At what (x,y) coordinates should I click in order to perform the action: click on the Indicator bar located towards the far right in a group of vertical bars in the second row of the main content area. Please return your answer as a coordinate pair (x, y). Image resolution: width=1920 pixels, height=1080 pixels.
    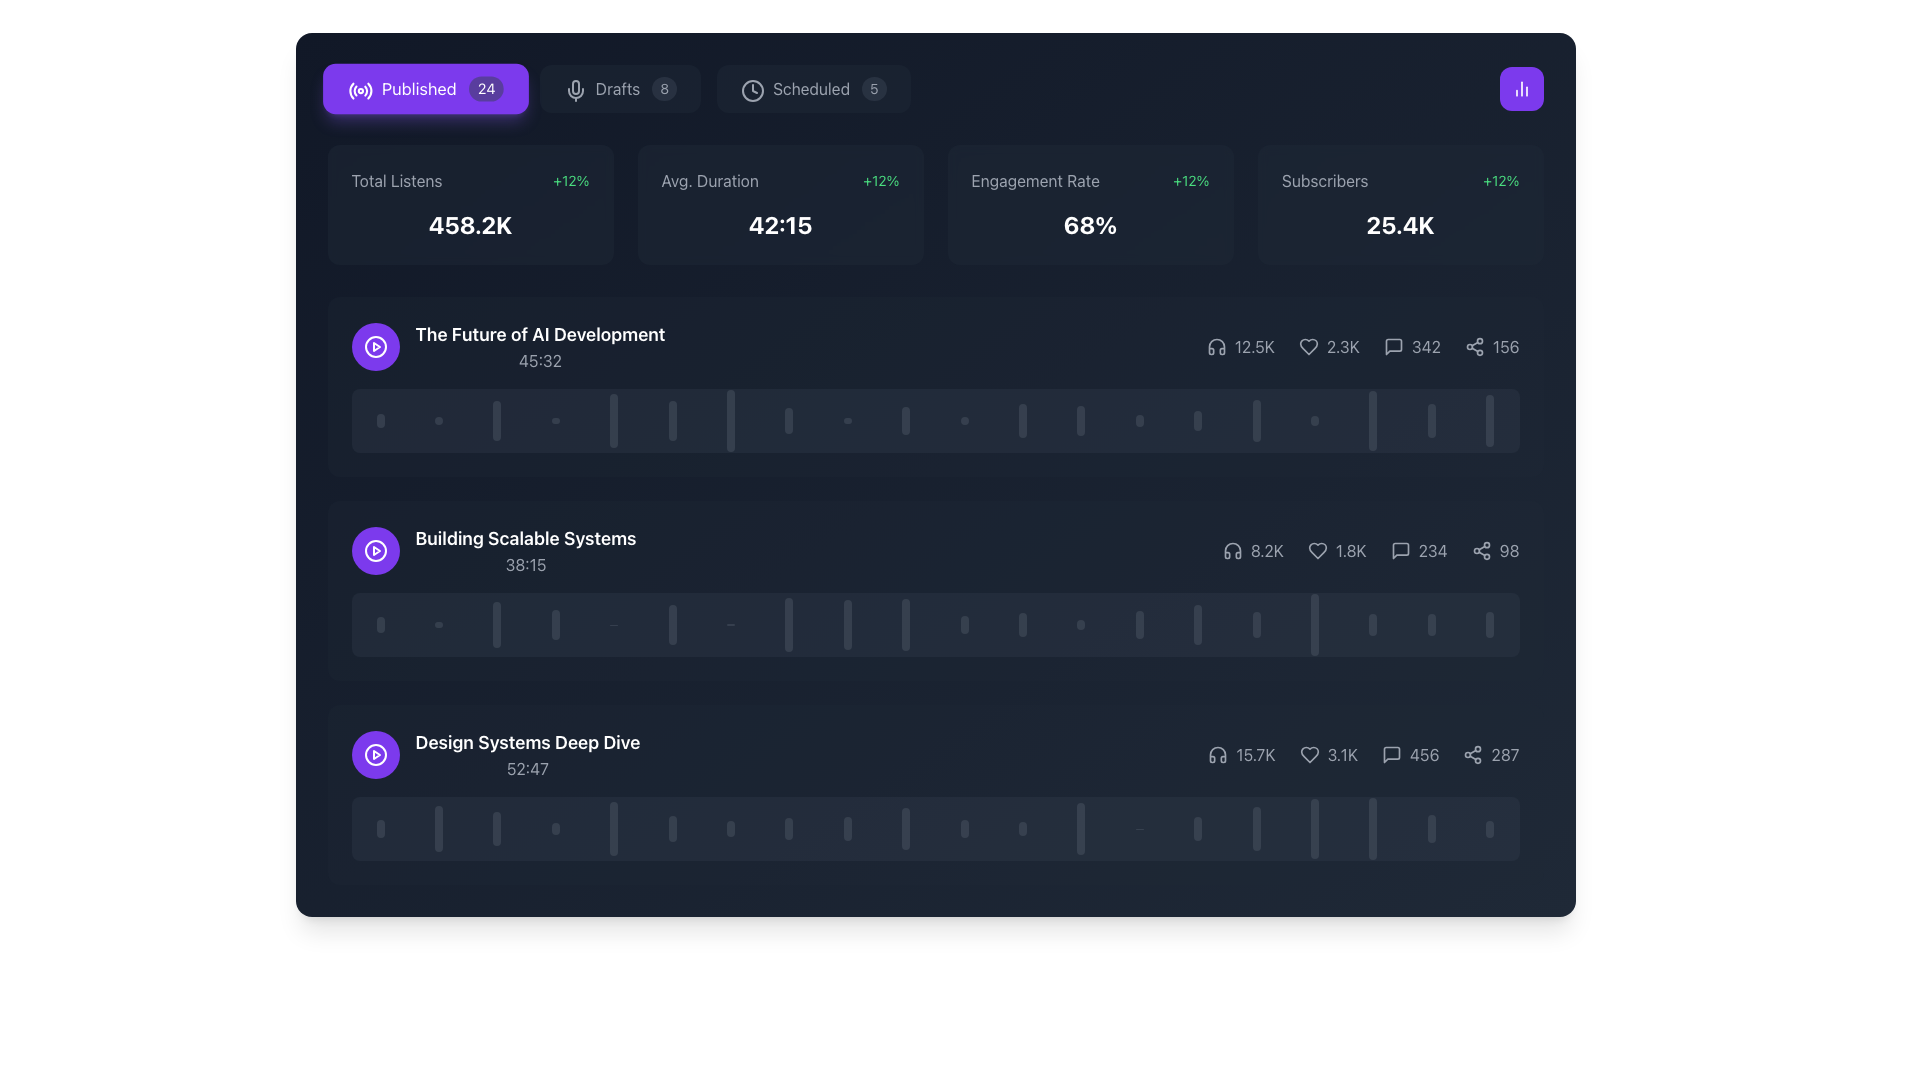
    Looking at the image, I should click on (1490, 623).